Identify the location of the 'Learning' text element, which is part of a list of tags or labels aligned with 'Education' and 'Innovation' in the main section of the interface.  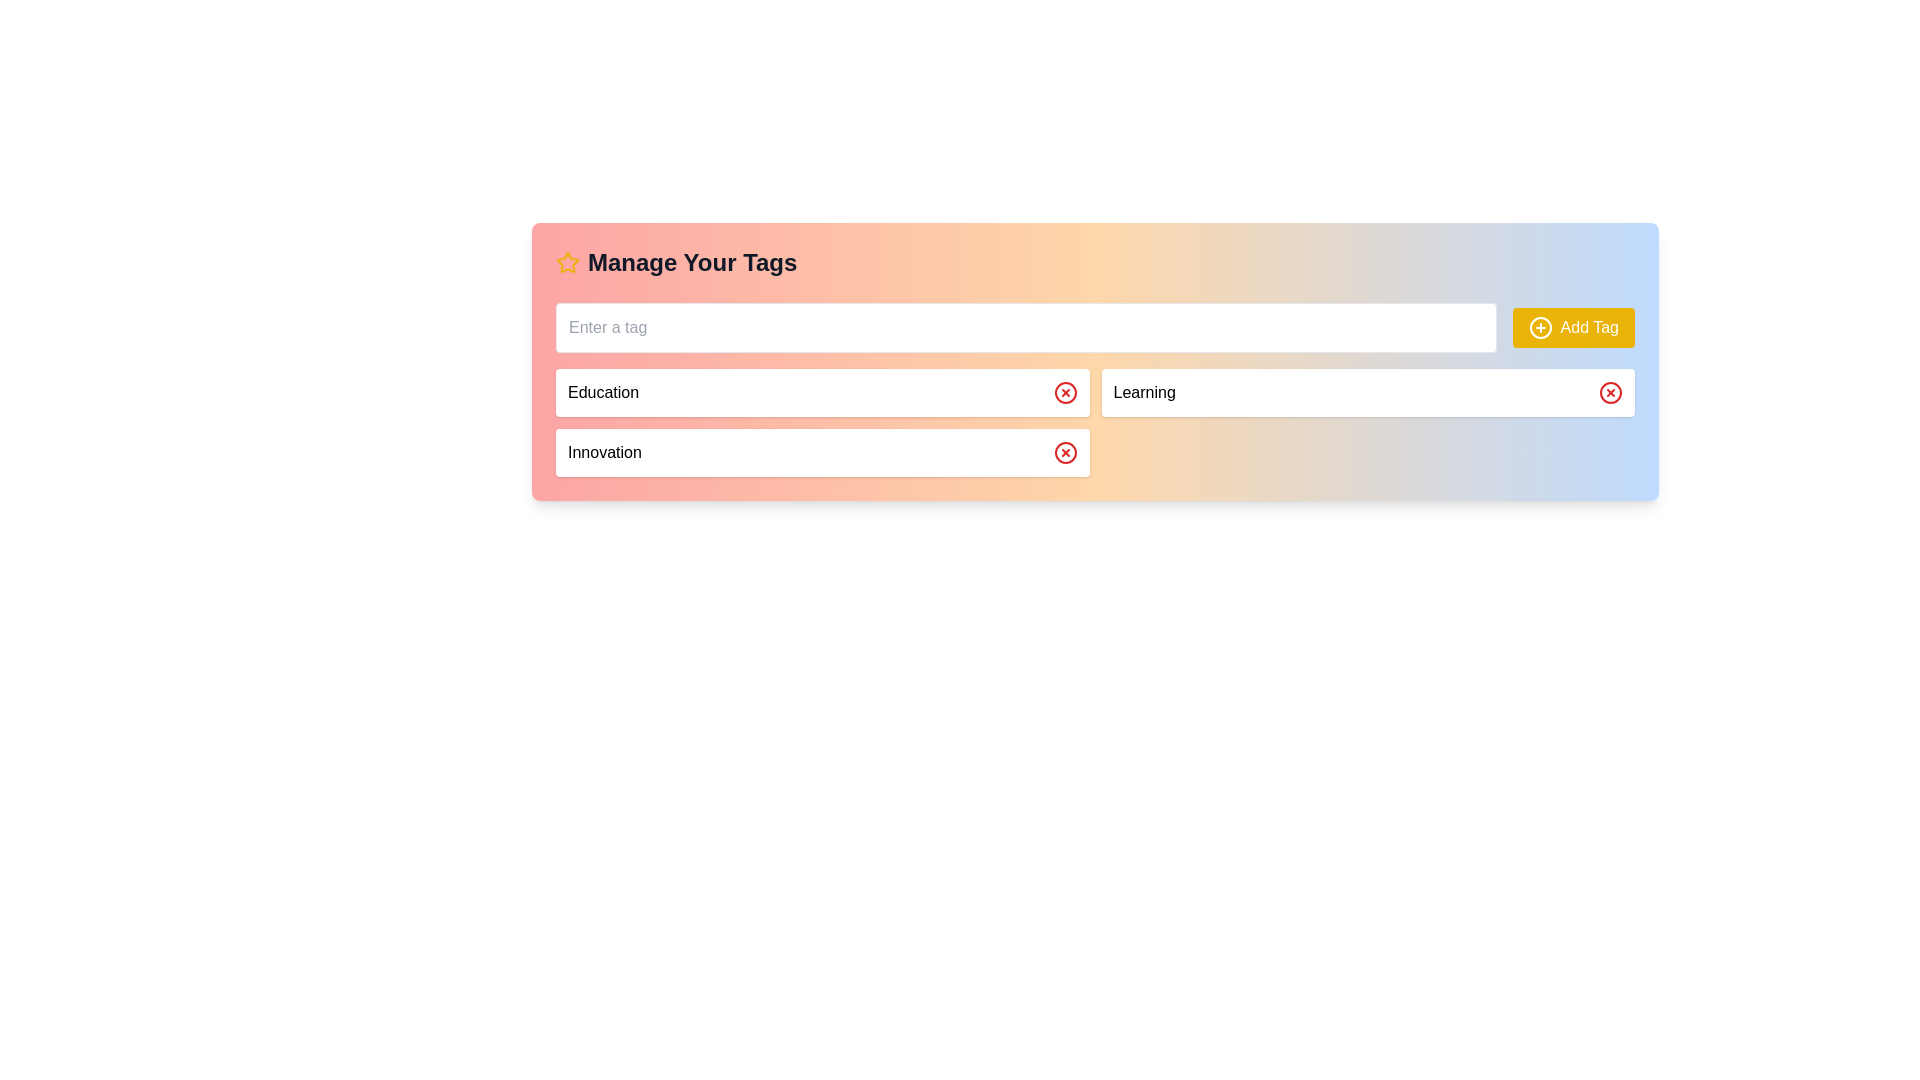
(1144, 393).